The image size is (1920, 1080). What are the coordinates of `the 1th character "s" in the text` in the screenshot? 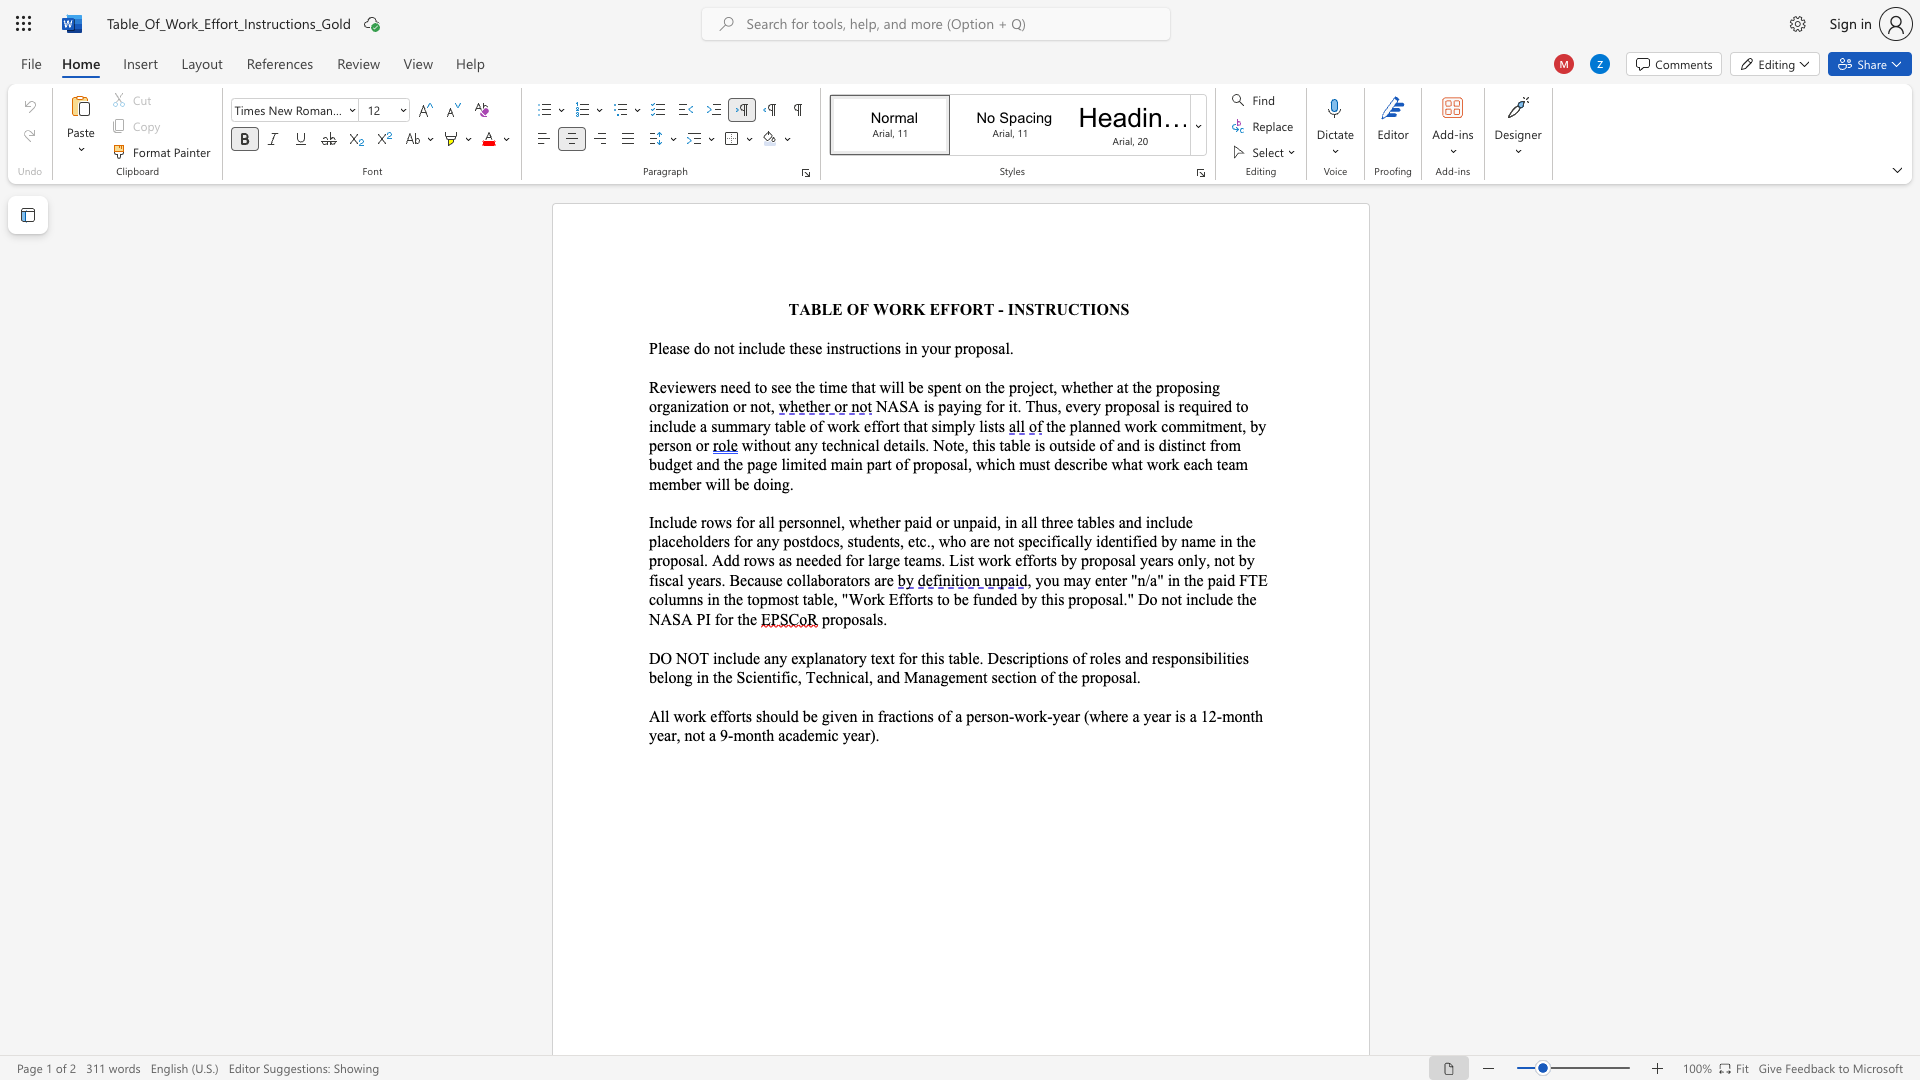 It's located at (679, 347).